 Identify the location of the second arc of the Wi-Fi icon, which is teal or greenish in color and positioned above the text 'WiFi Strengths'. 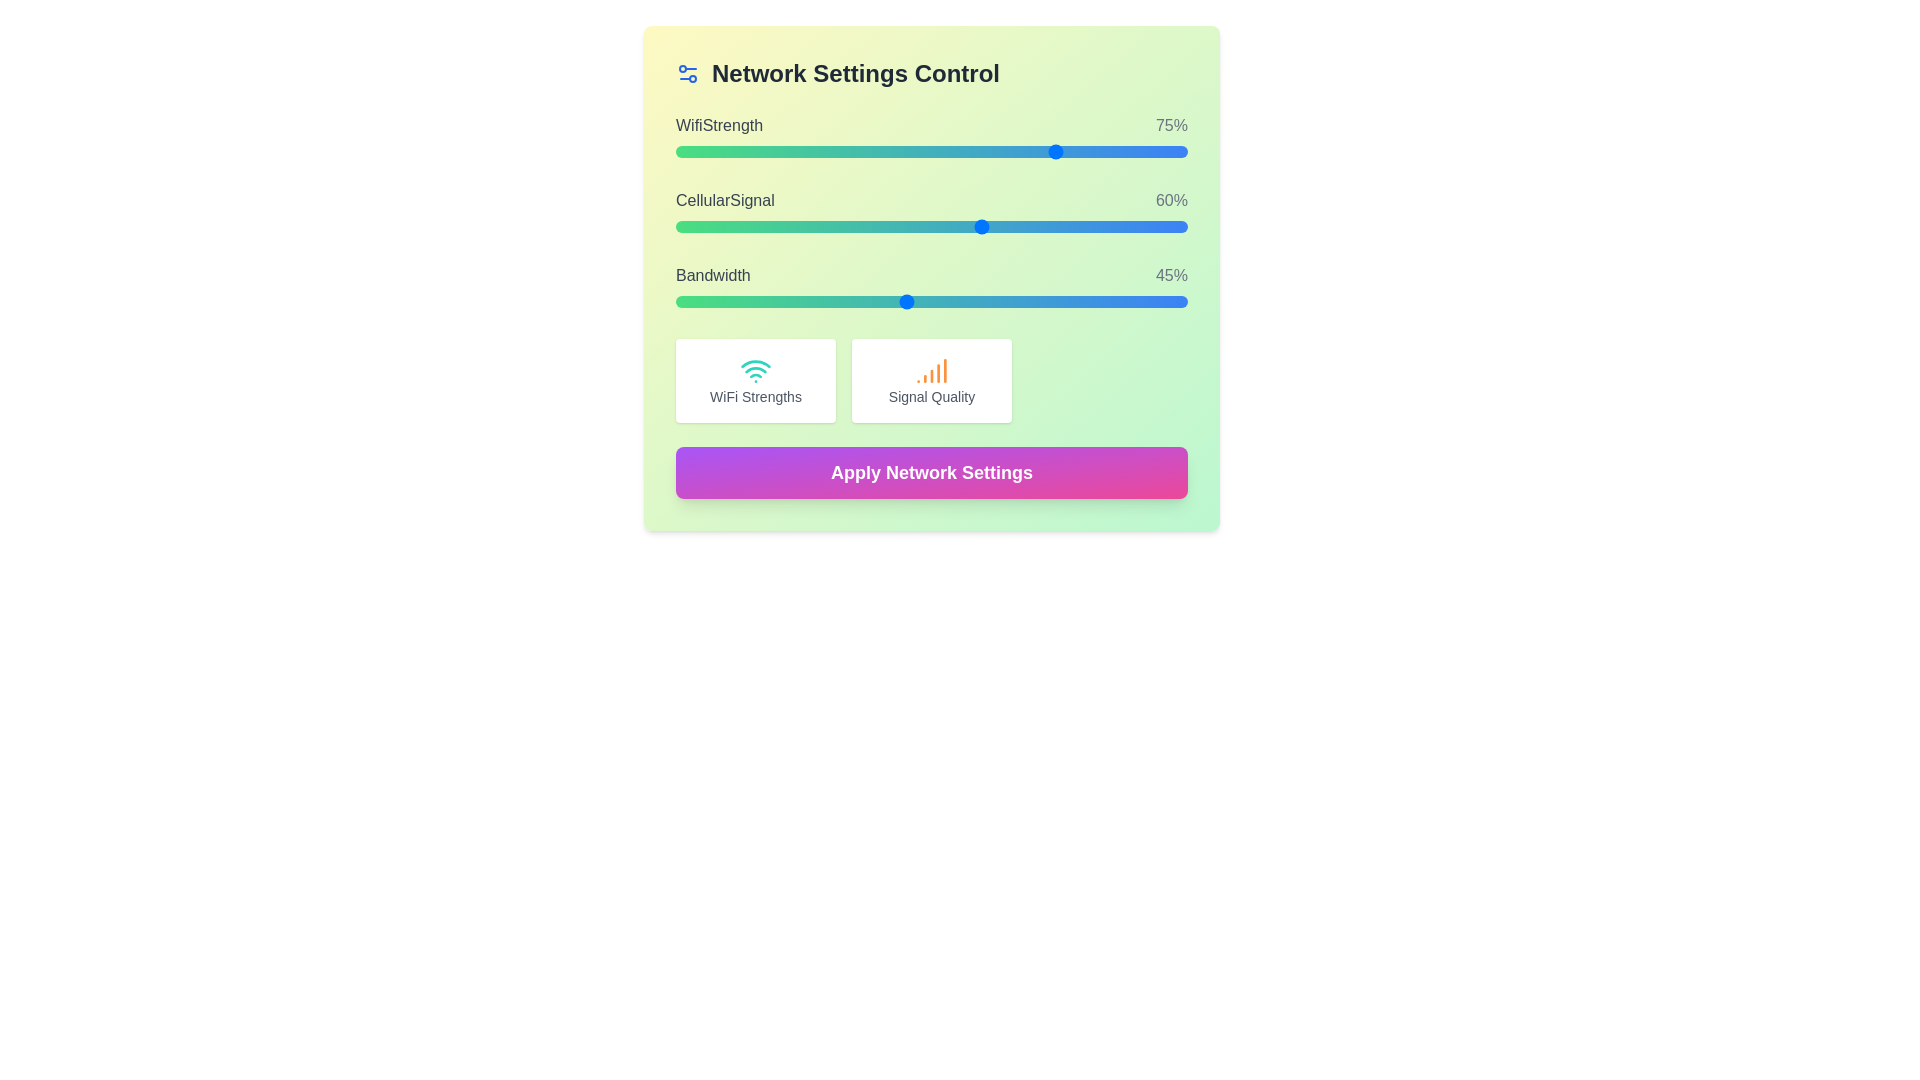
(754, 363).